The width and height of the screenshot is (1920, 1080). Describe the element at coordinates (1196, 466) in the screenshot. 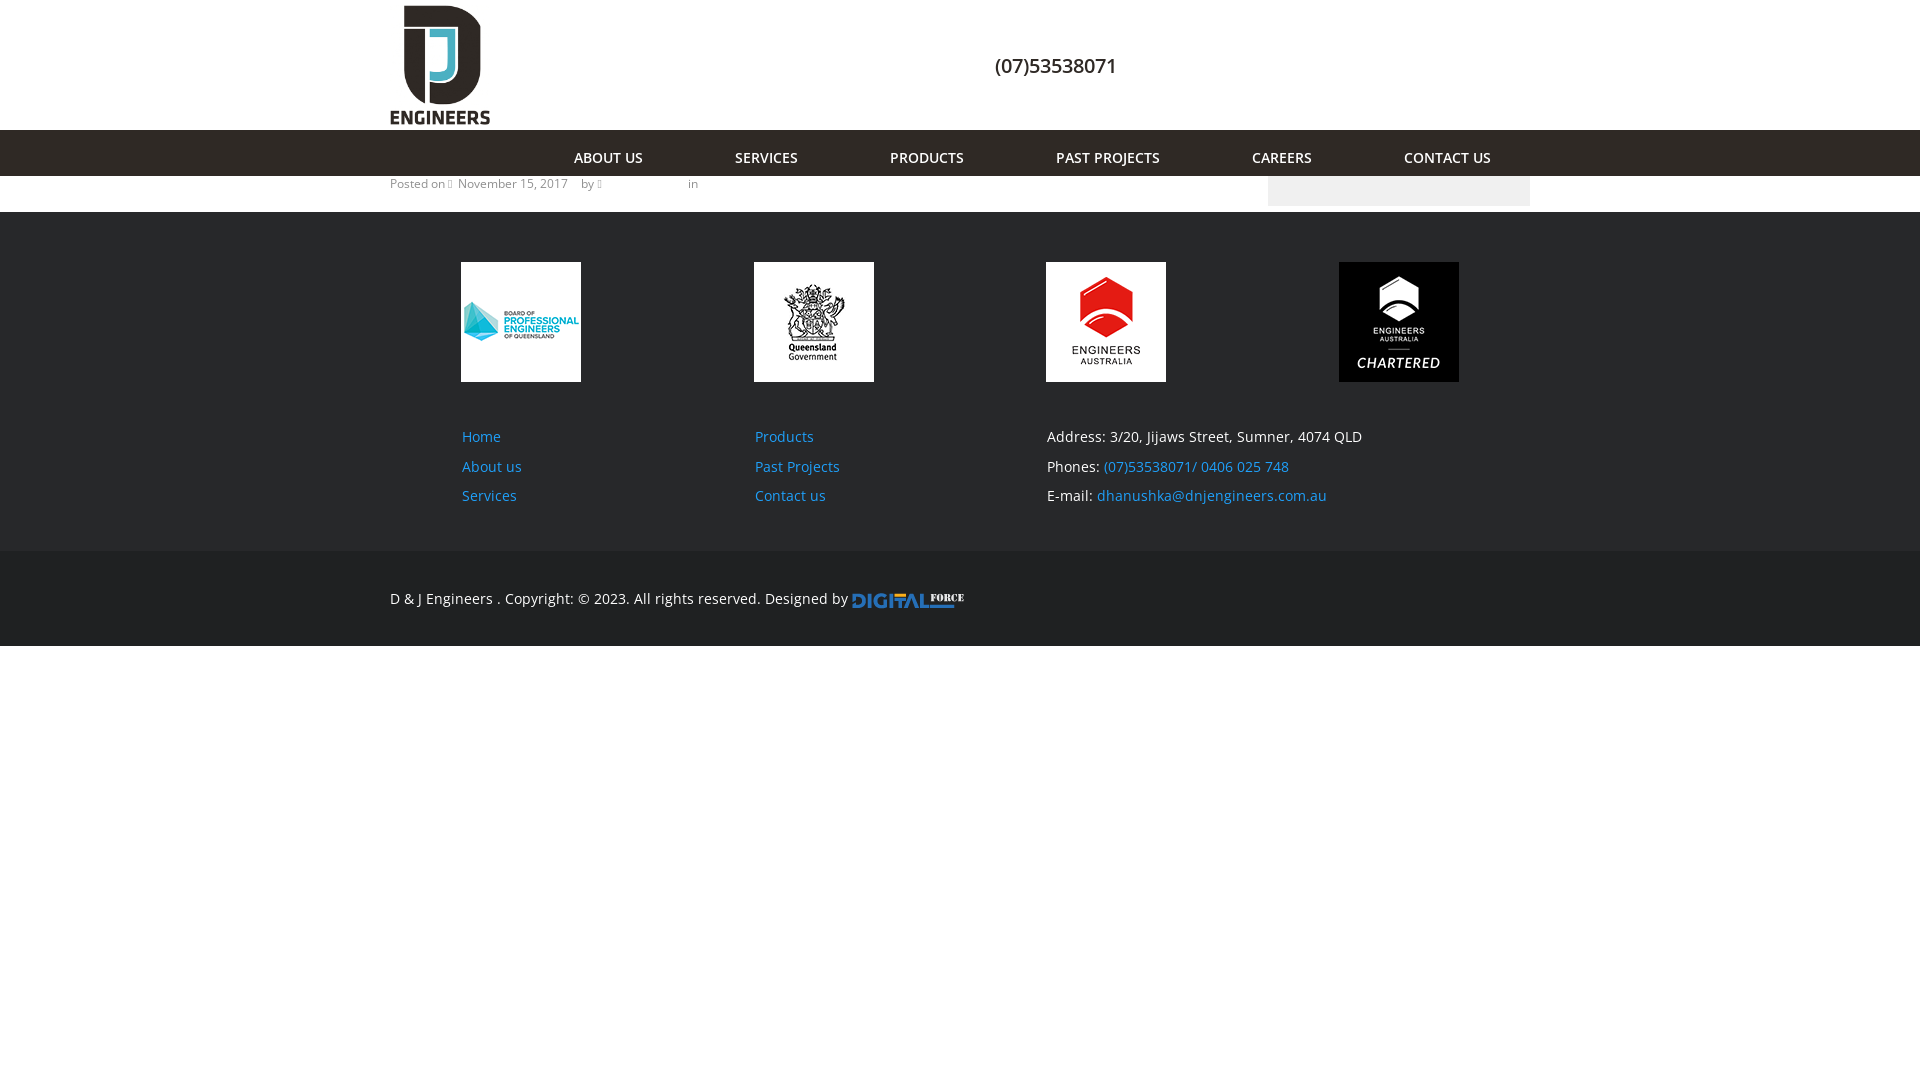

I see `'(07)53538071/ 0406 025 748'` at that location.